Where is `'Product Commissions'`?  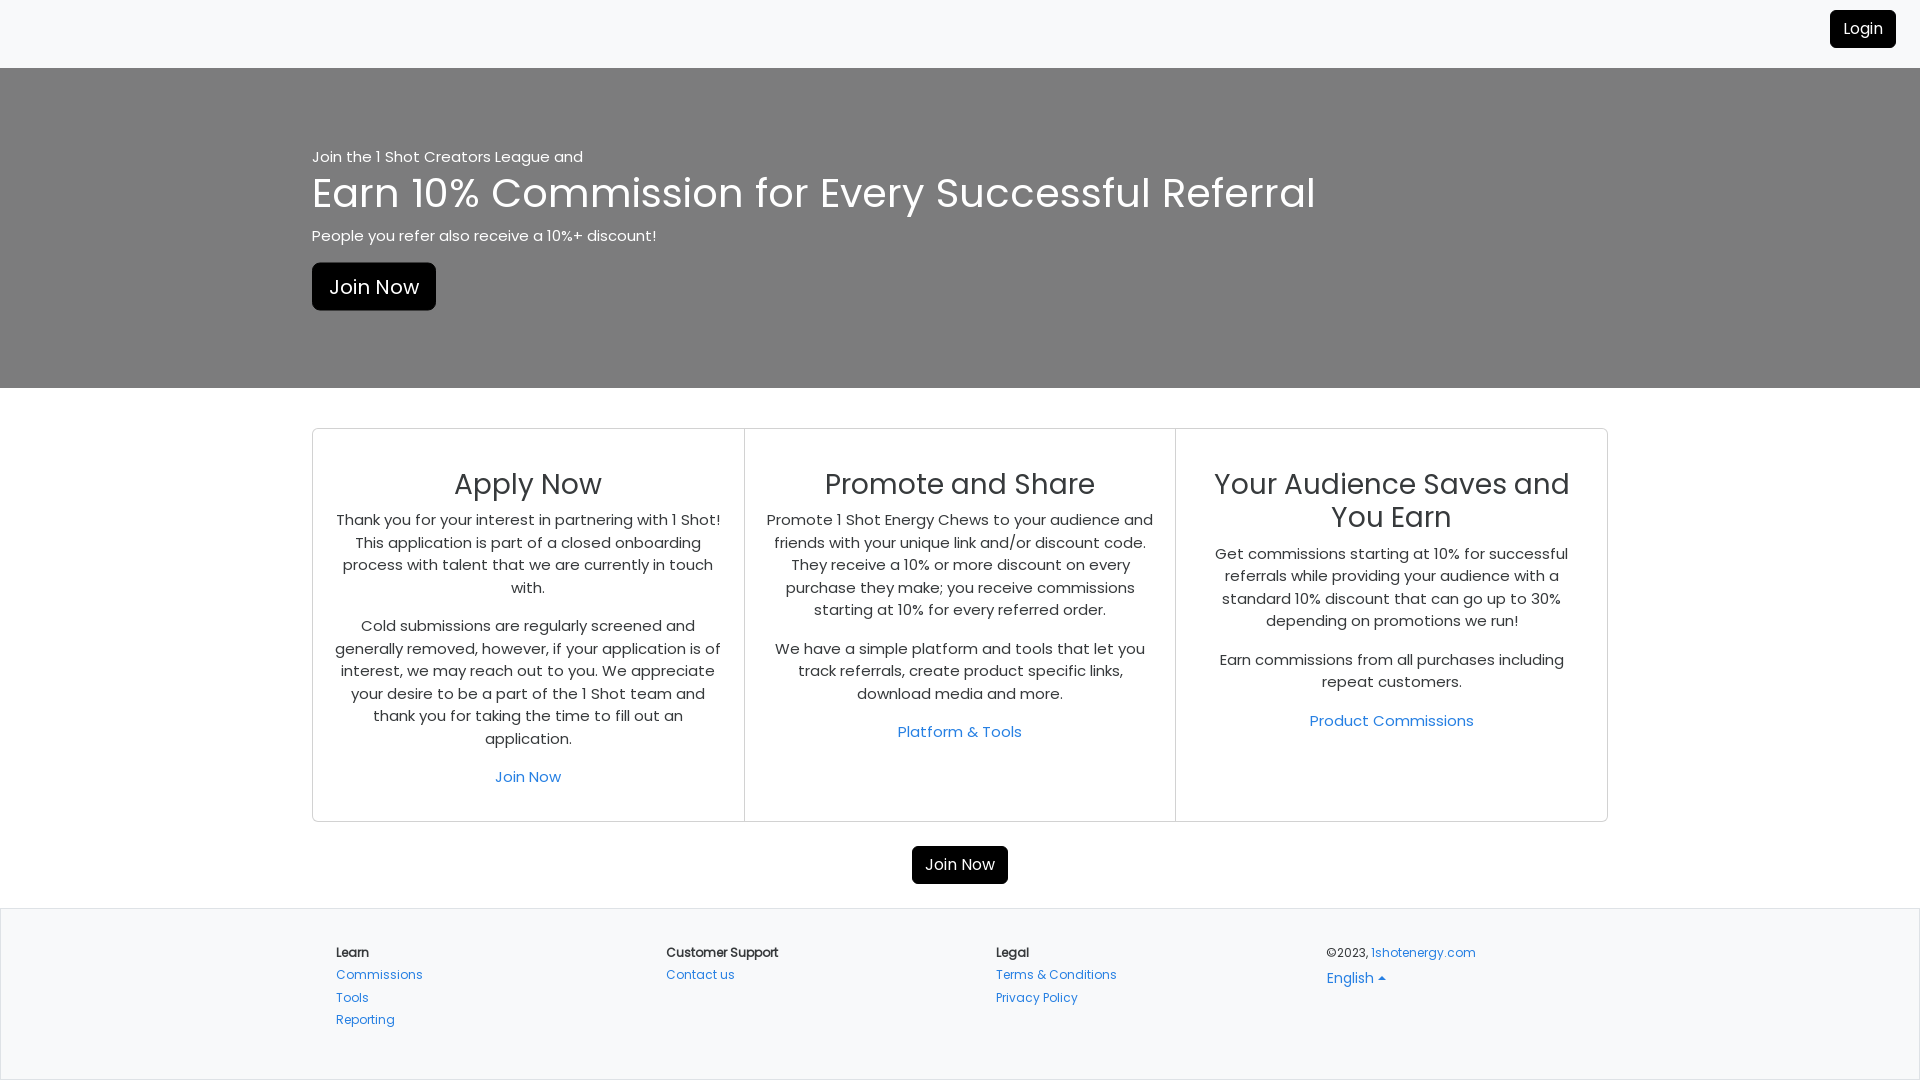 'Product Commissions' is located at coordinates (1391, 696).